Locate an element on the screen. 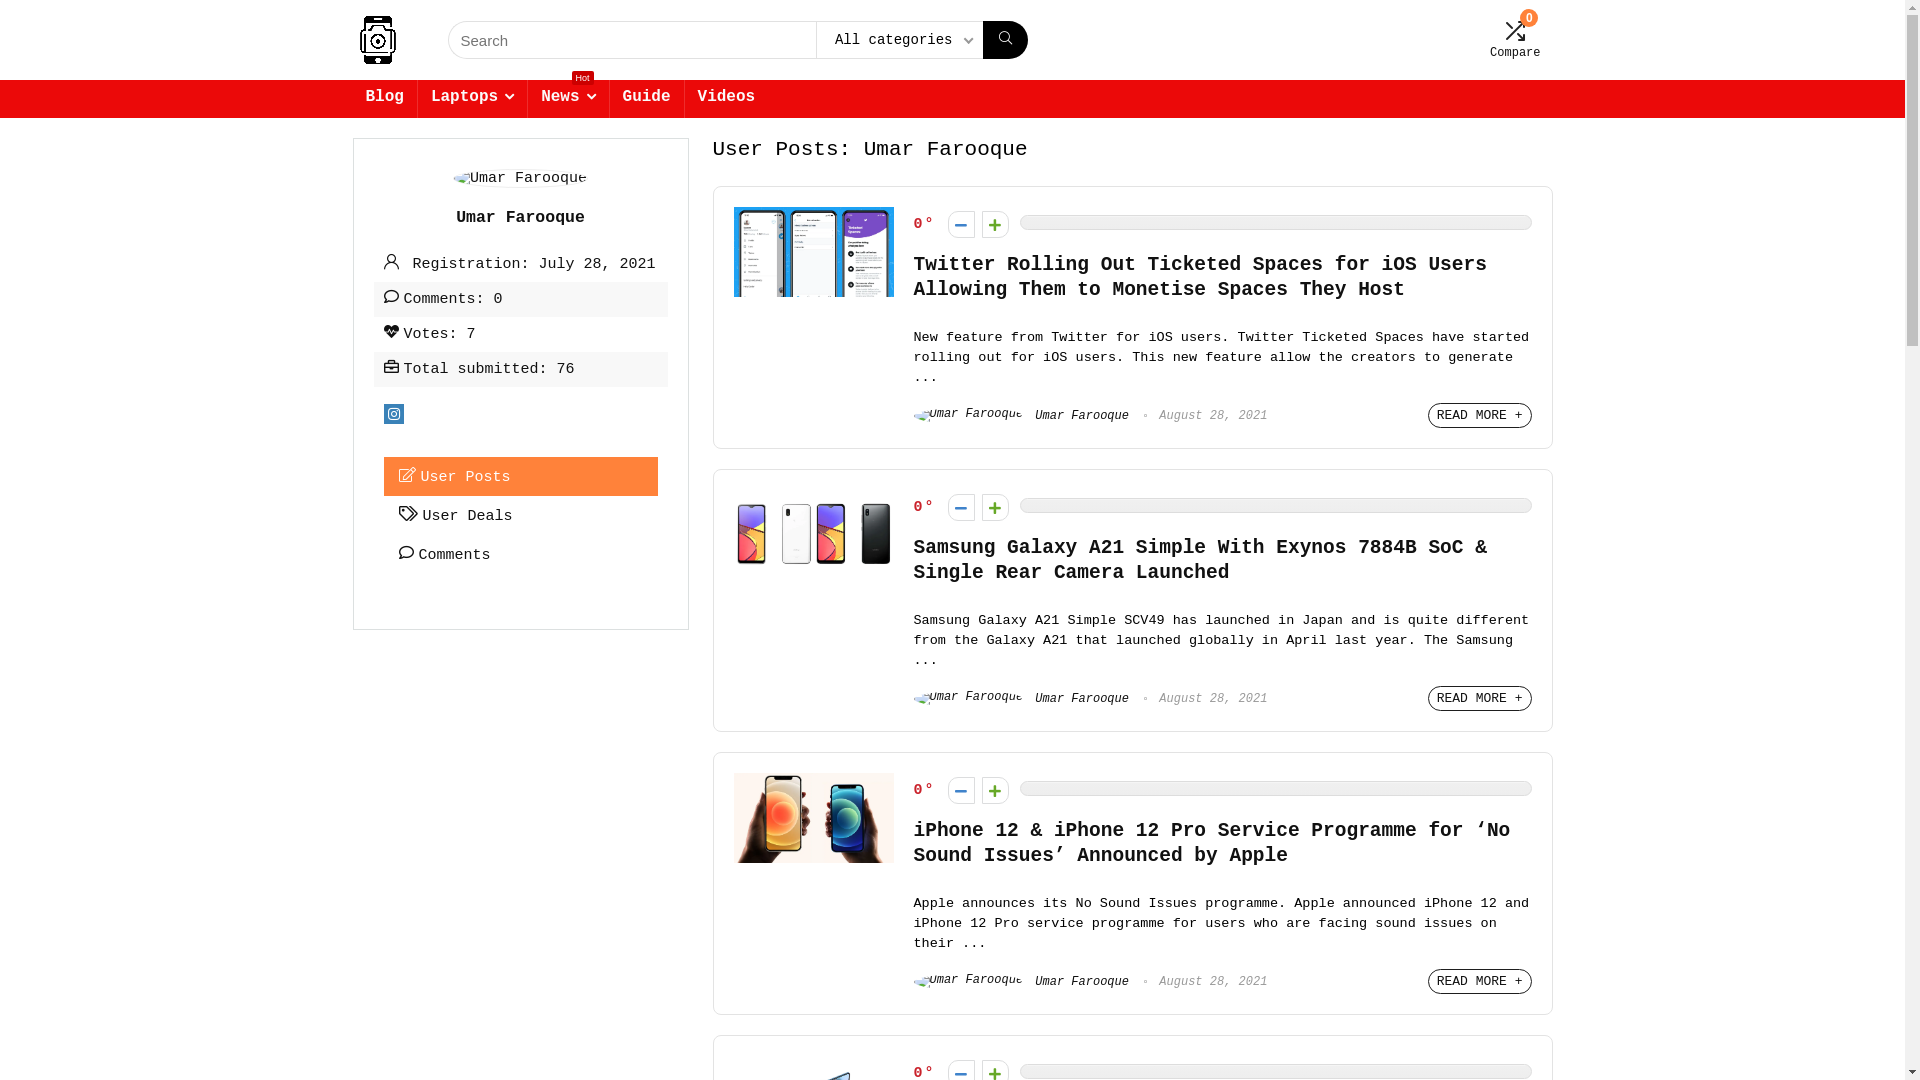 This screenshot has height=1080, width=1920. 'READ MORE +' is located at coordinates (1479, 697).